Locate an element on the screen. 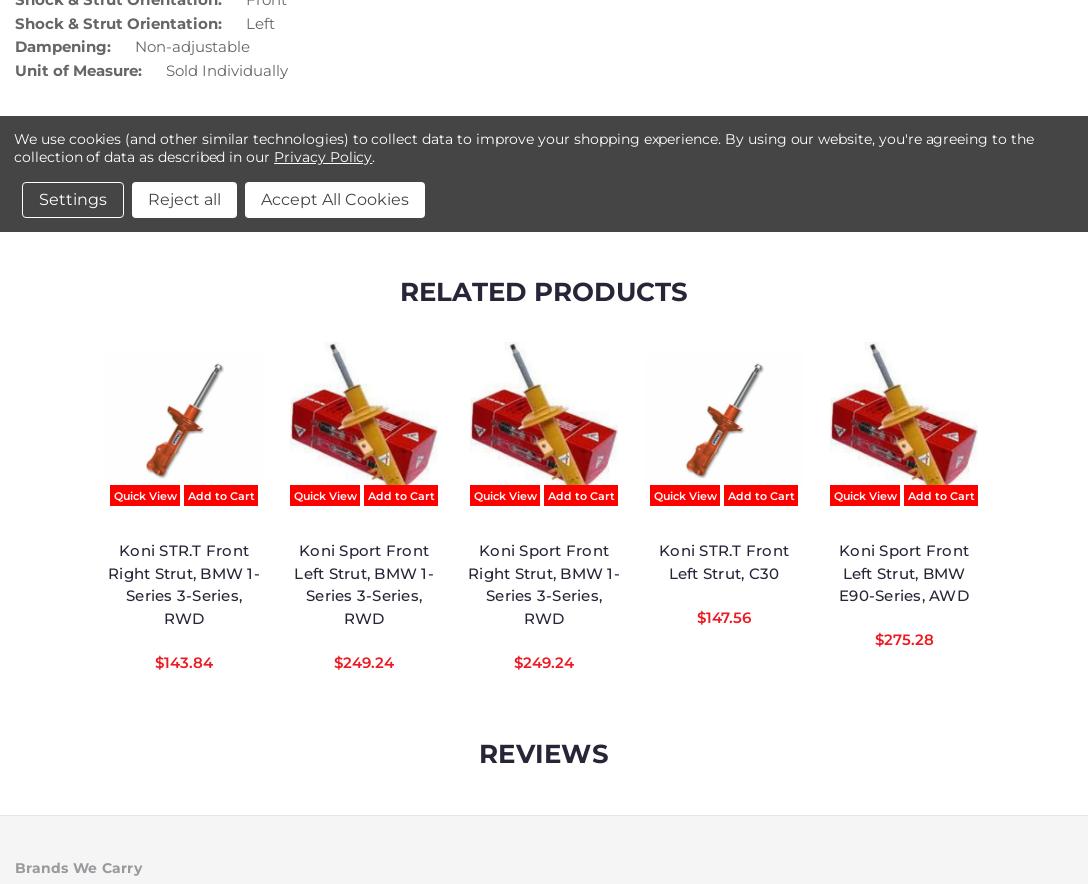 The image size is (1088, 884). 'Koni STR.T Front Left Strut, C30' is located at coordinates (722, 560).